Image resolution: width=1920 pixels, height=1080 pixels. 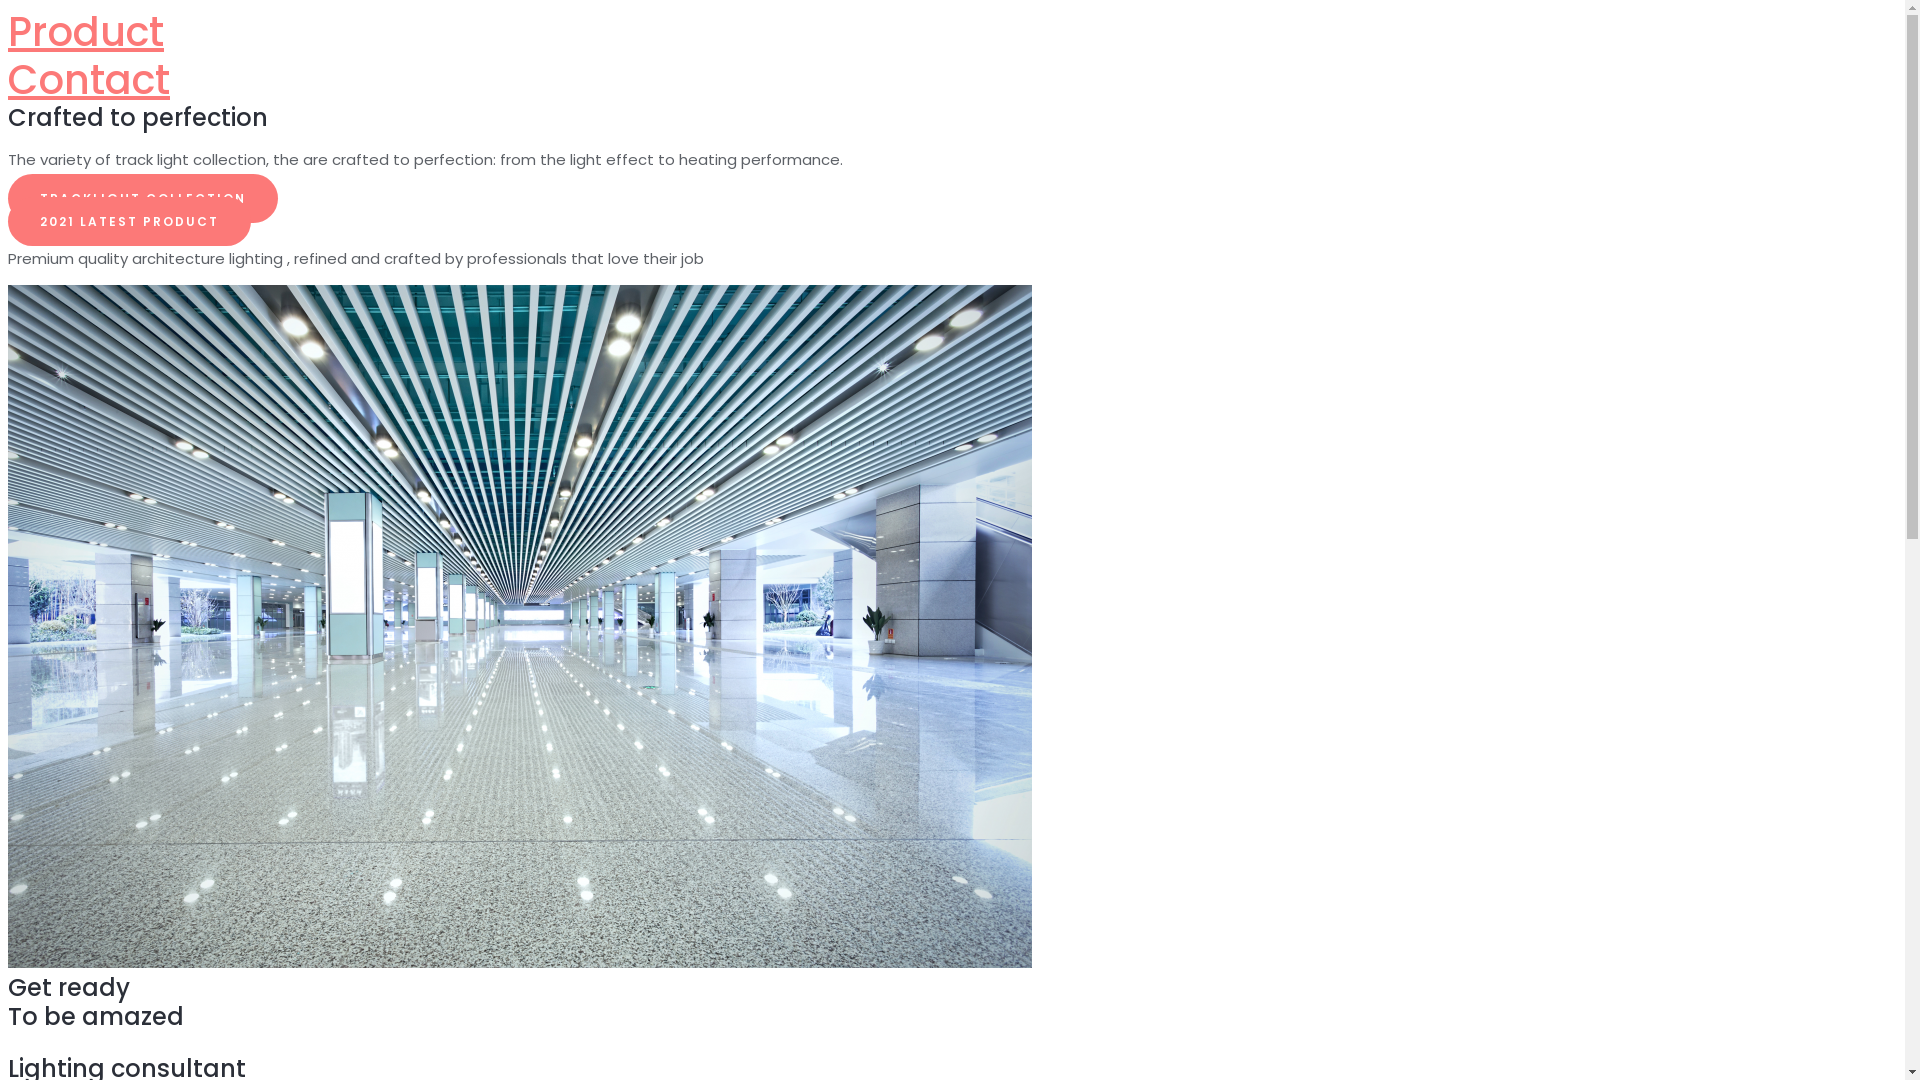 What do you see at coordinates (85, 31) in the screenshot?
I see `'Product'` at bounding box center [85, 31].